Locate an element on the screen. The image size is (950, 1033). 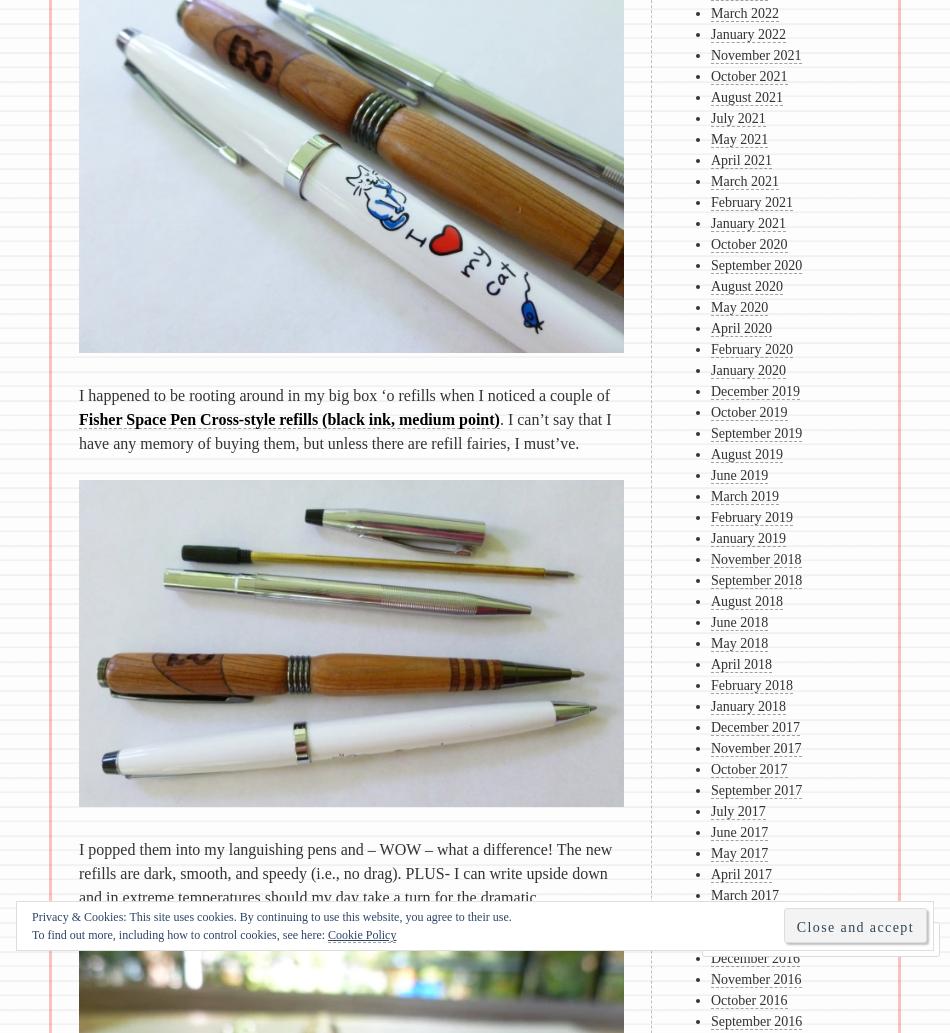
'November 2017' is located at coordinates (754, 748).